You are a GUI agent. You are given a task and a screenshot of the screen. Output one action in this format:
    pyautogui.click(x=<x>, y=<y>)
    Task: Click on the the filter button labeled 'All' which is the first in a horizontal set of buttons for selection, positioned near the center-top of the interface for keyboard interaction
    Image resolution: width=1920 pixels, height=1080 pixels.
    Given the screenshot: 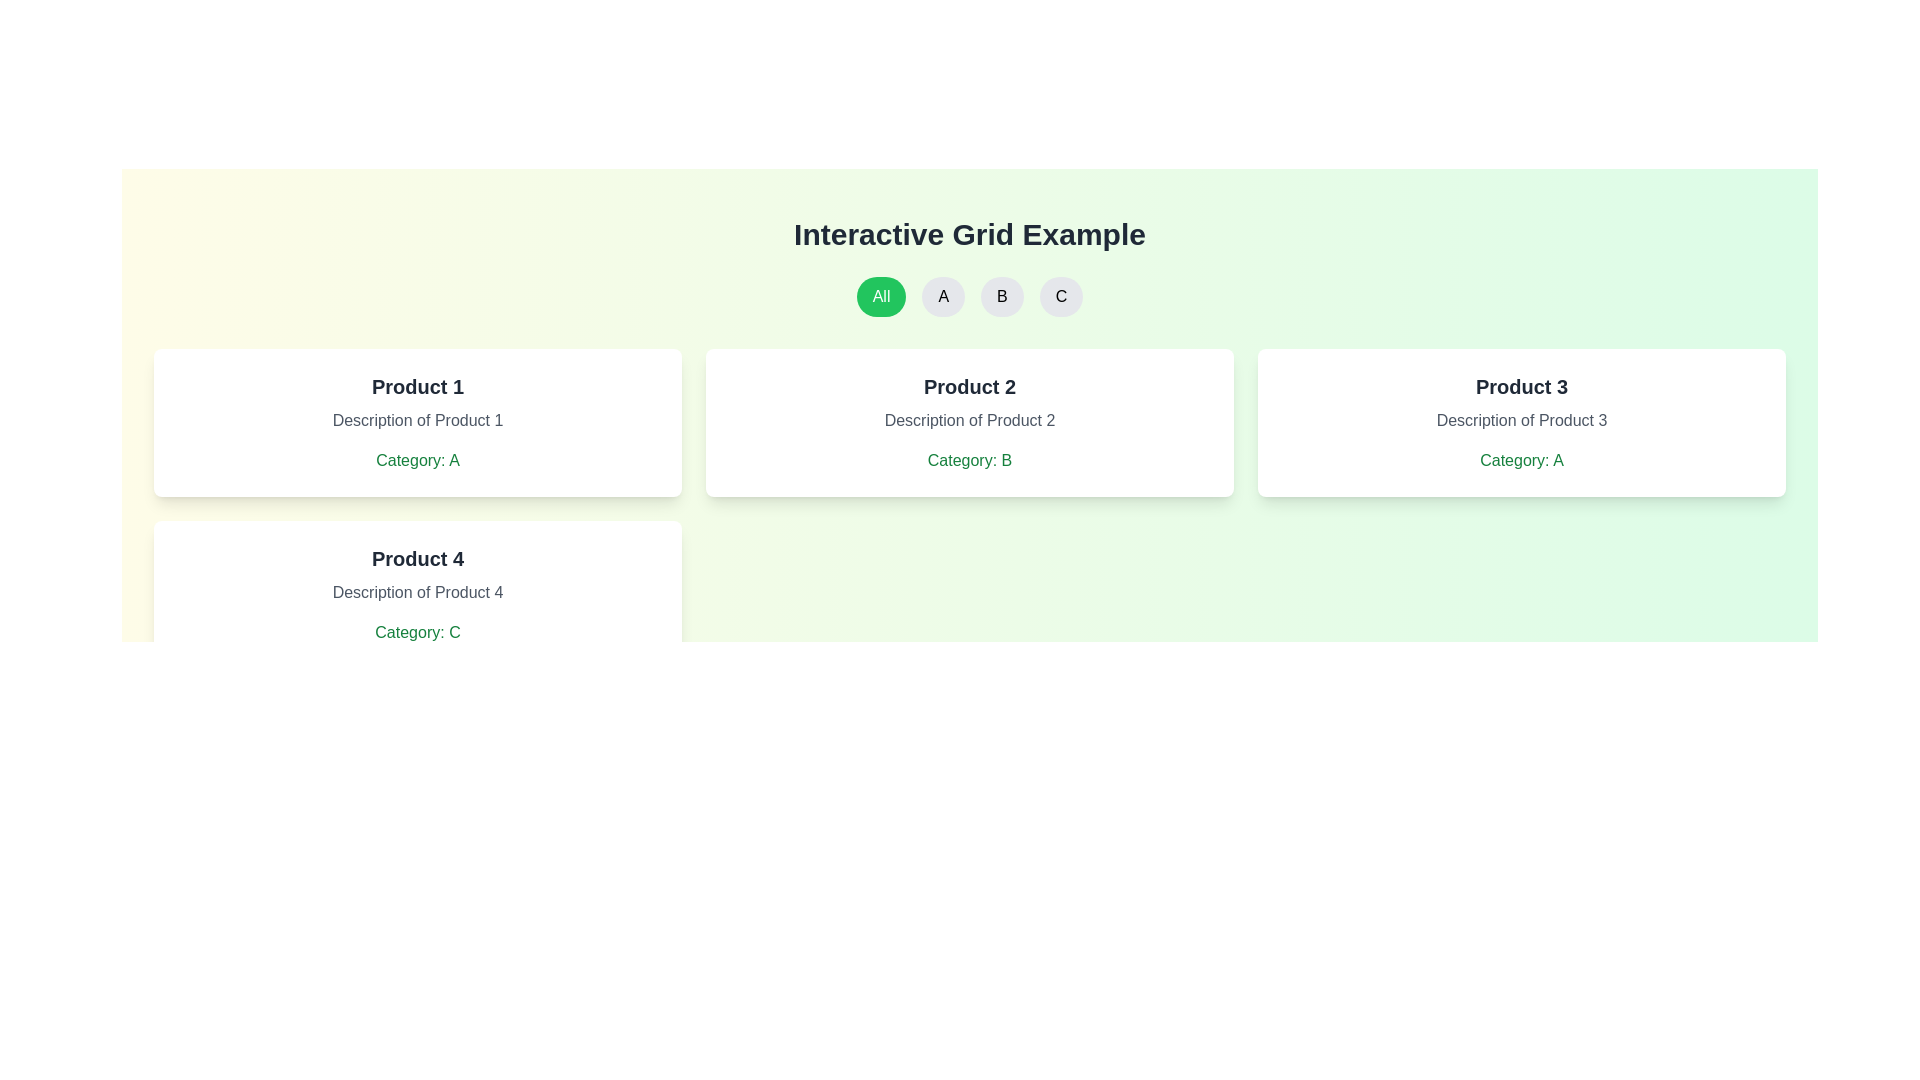 What is the action you would take?
    pyautogui.click(x=880, y=297)
    